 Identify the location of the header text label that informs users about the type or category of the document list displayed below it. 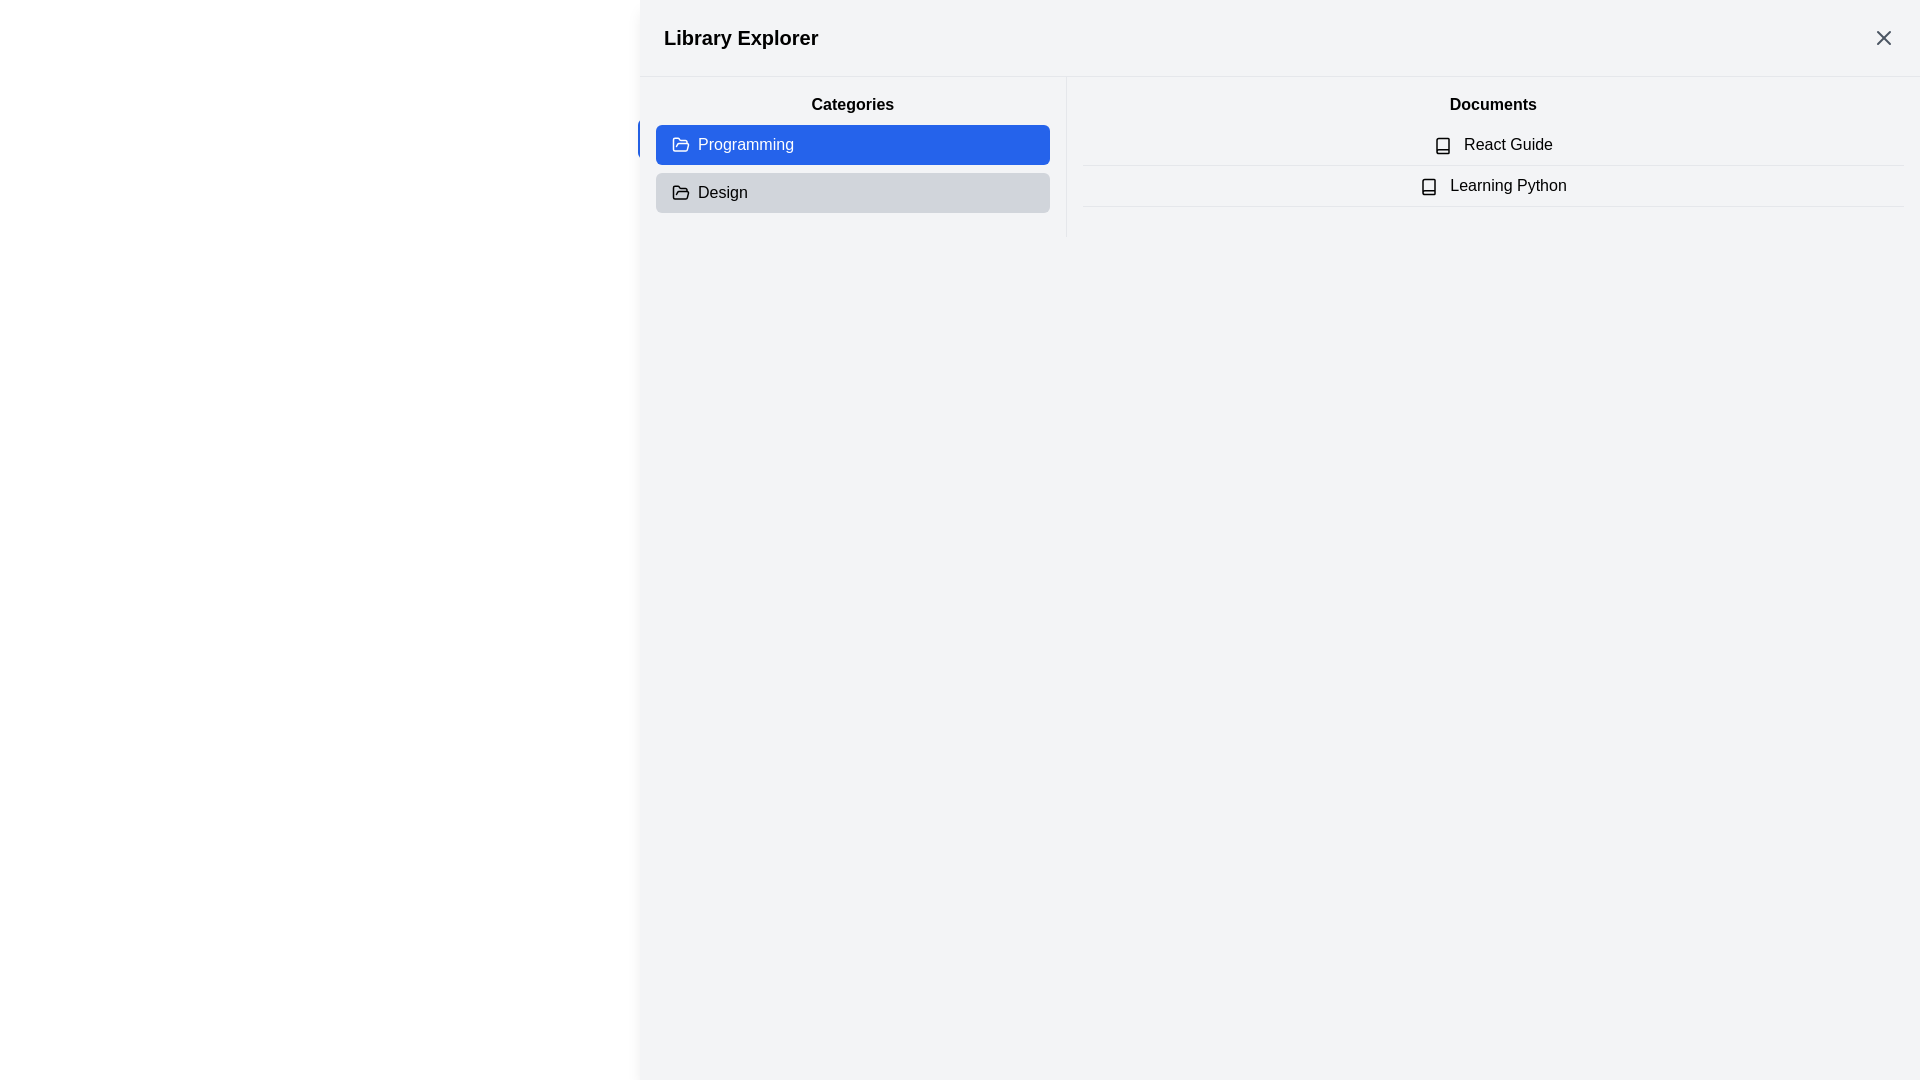
(1493, 104).